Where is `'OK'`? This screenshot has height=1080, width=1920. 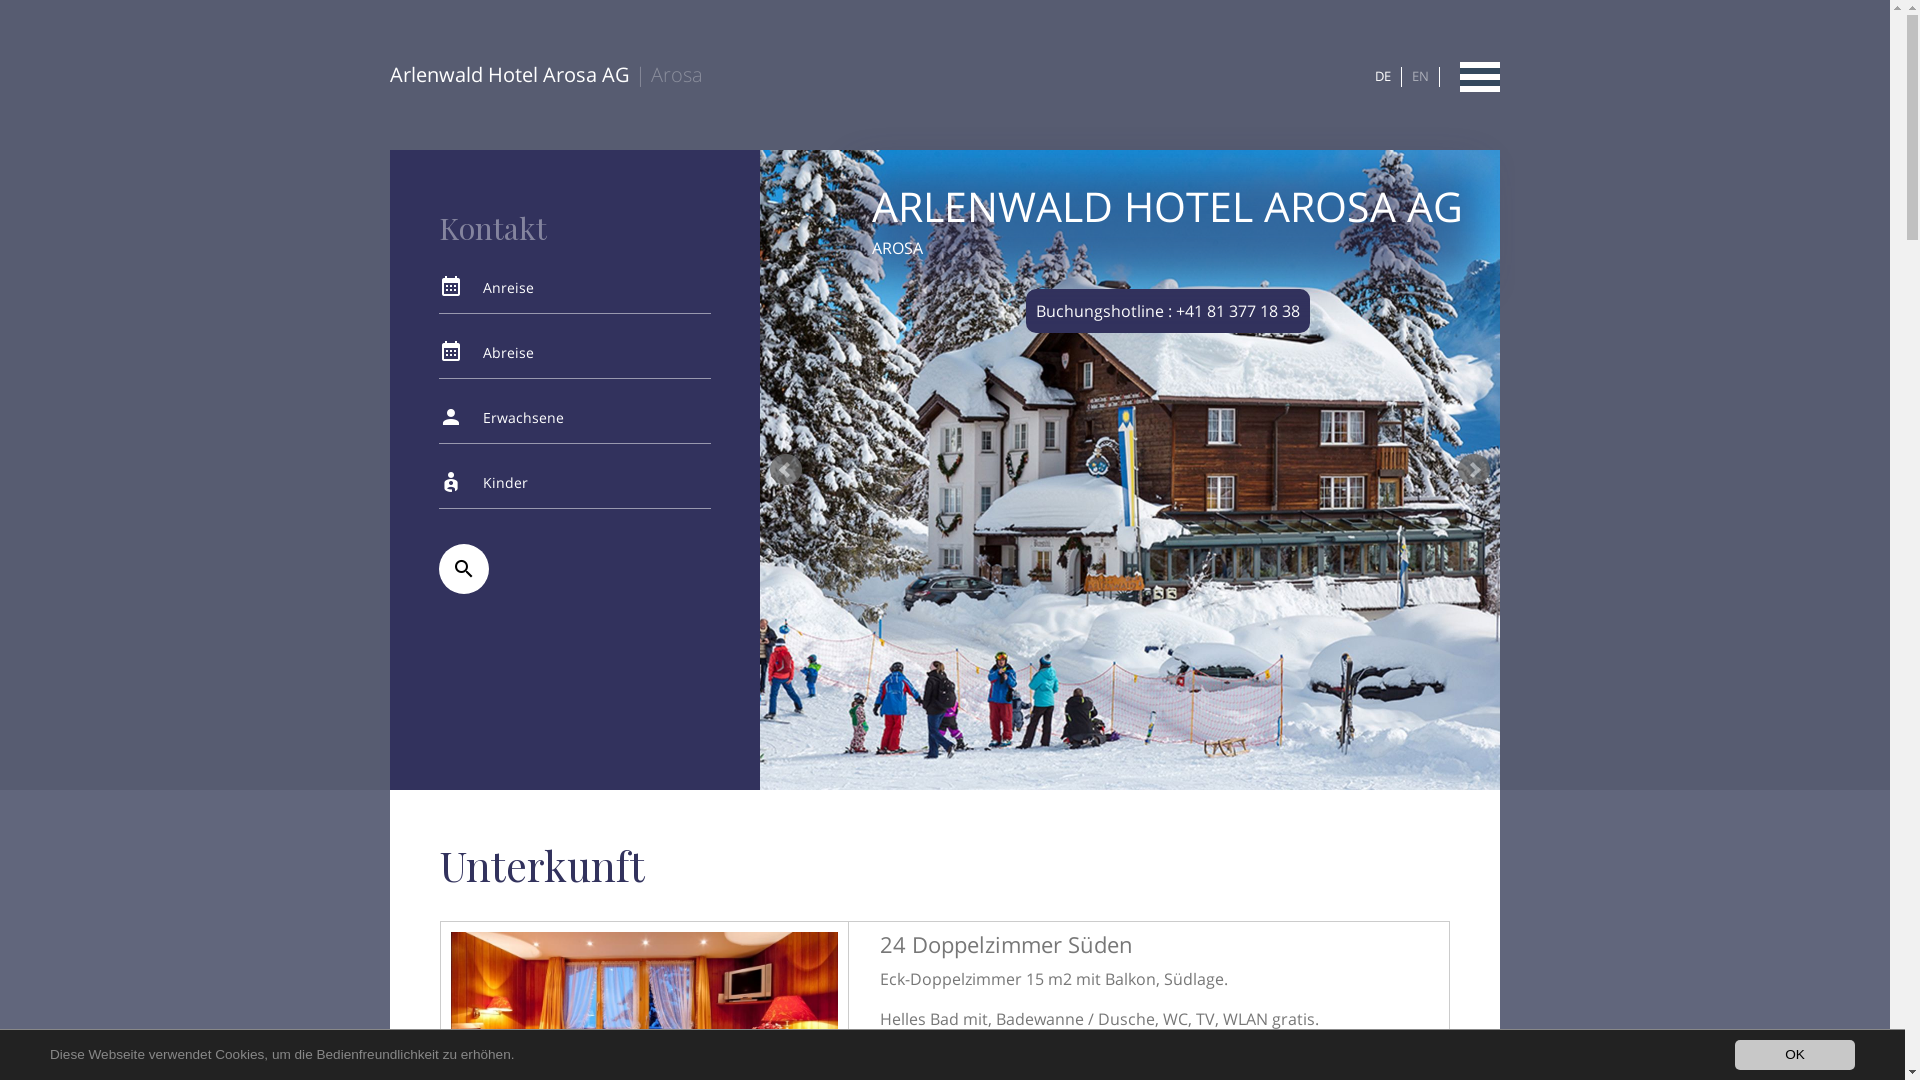 'OK' is located at coordinates (1795, 1054).